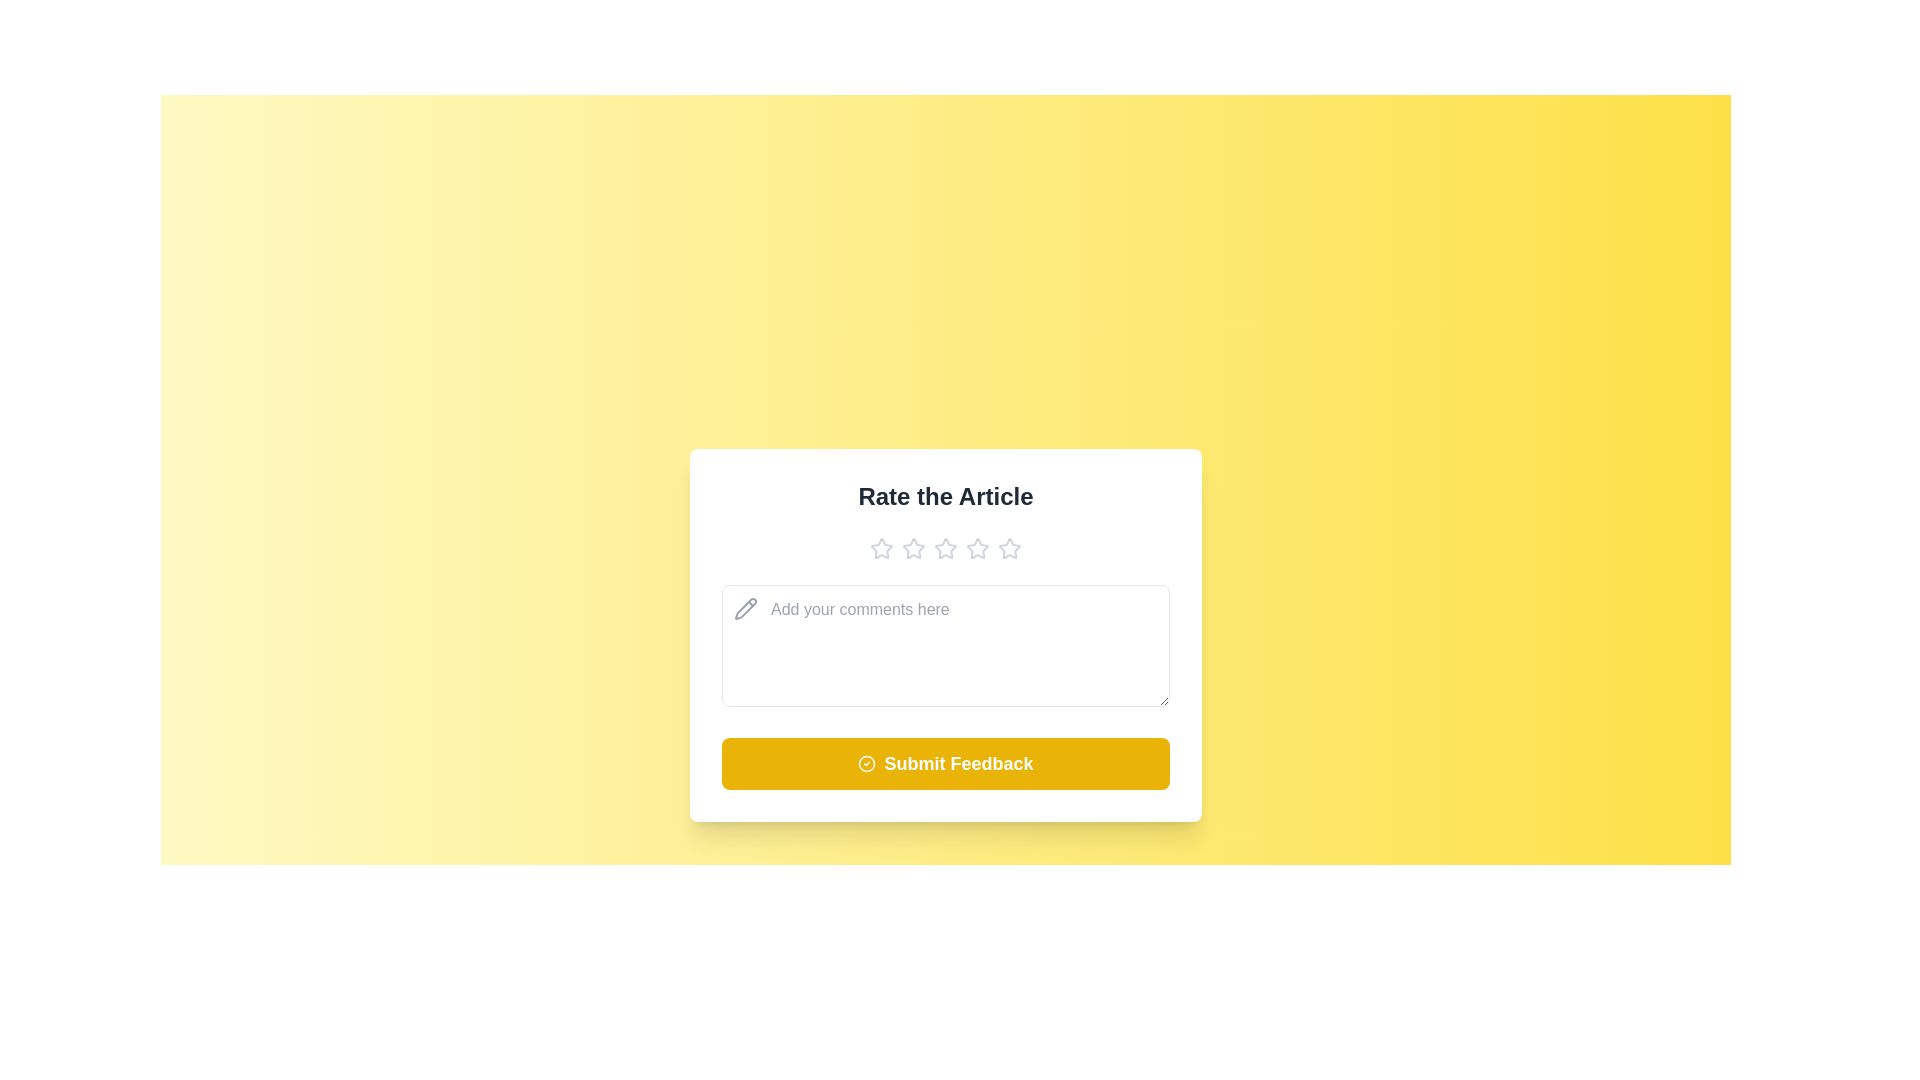 This screenshot has height=1080, width=1920. What do you see at coordinates (944, 547) in the screenshot?
I see `the third star icon in the rating system below the 'Rate the Article' label` at bounding box center [944, 547].